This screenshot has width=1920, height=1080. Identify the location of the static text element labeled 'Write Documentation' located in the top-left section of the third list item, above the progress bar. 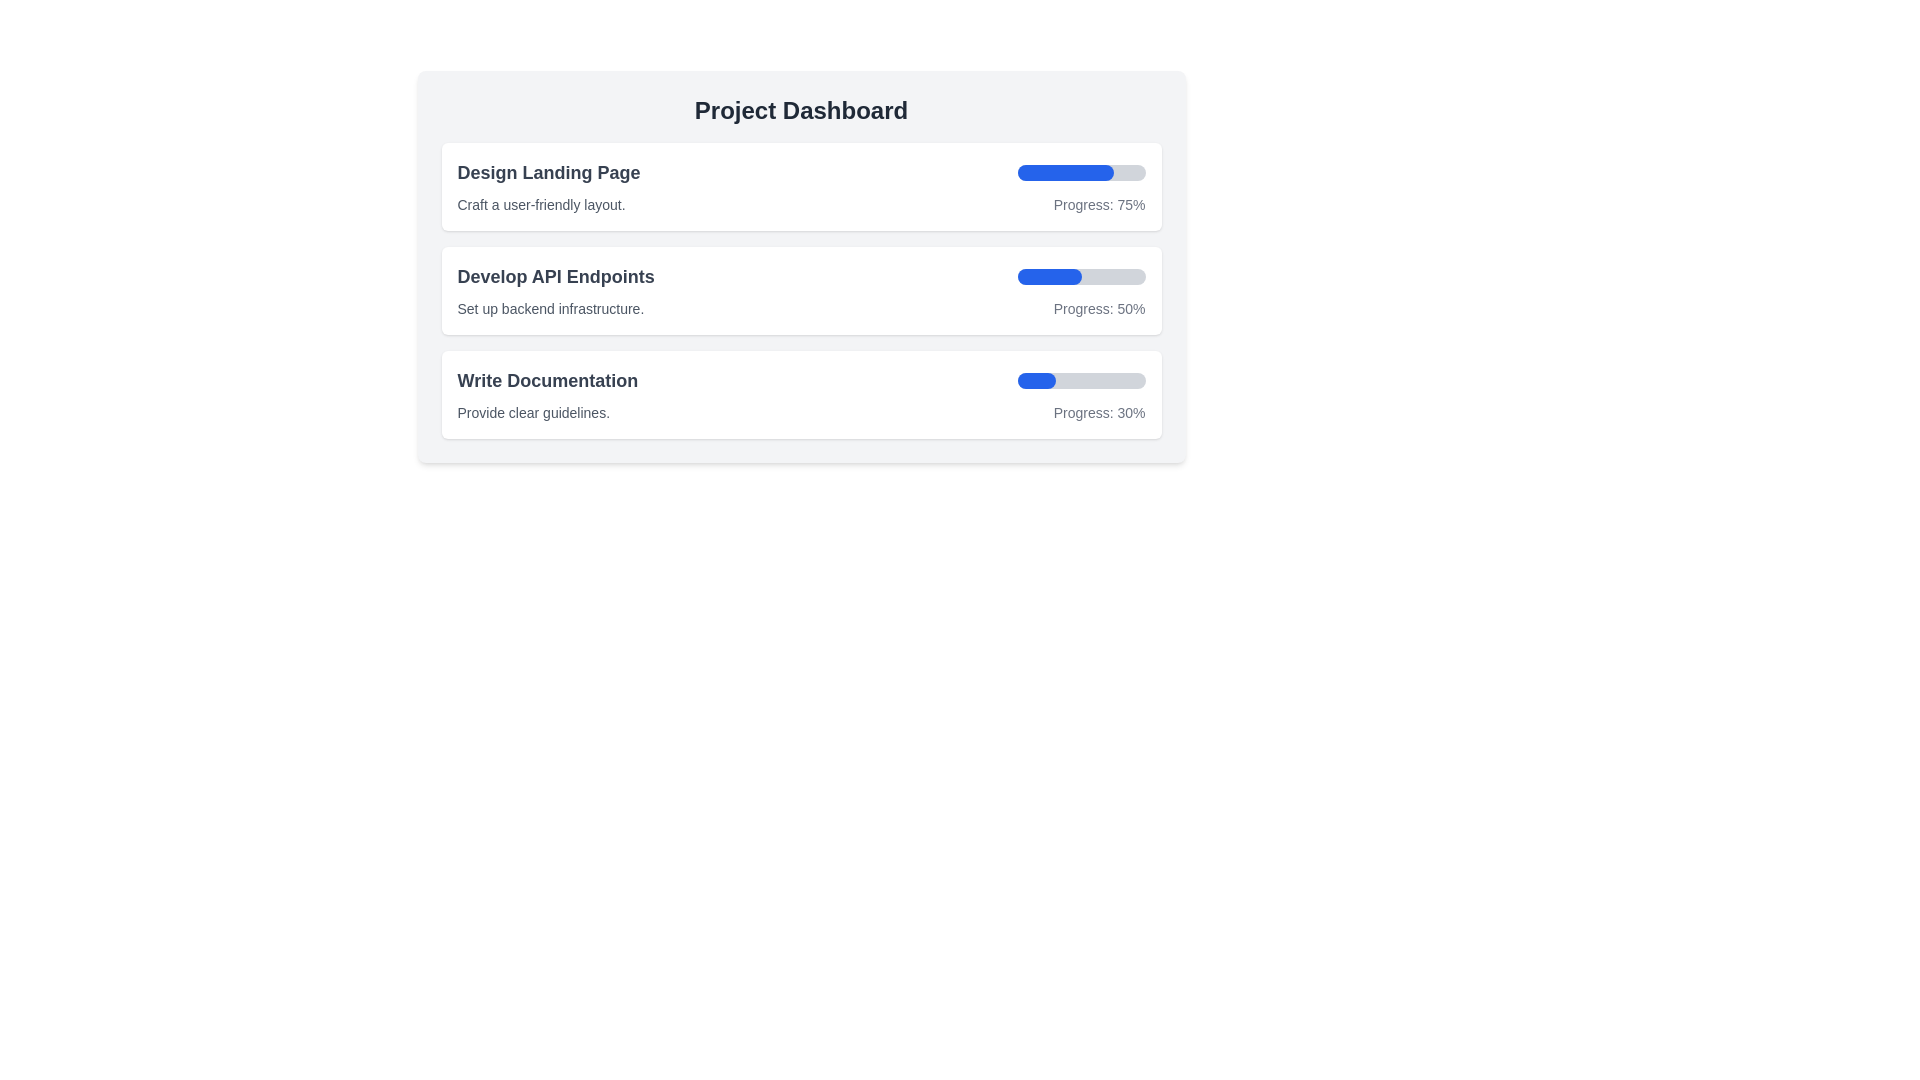
(547, 381).